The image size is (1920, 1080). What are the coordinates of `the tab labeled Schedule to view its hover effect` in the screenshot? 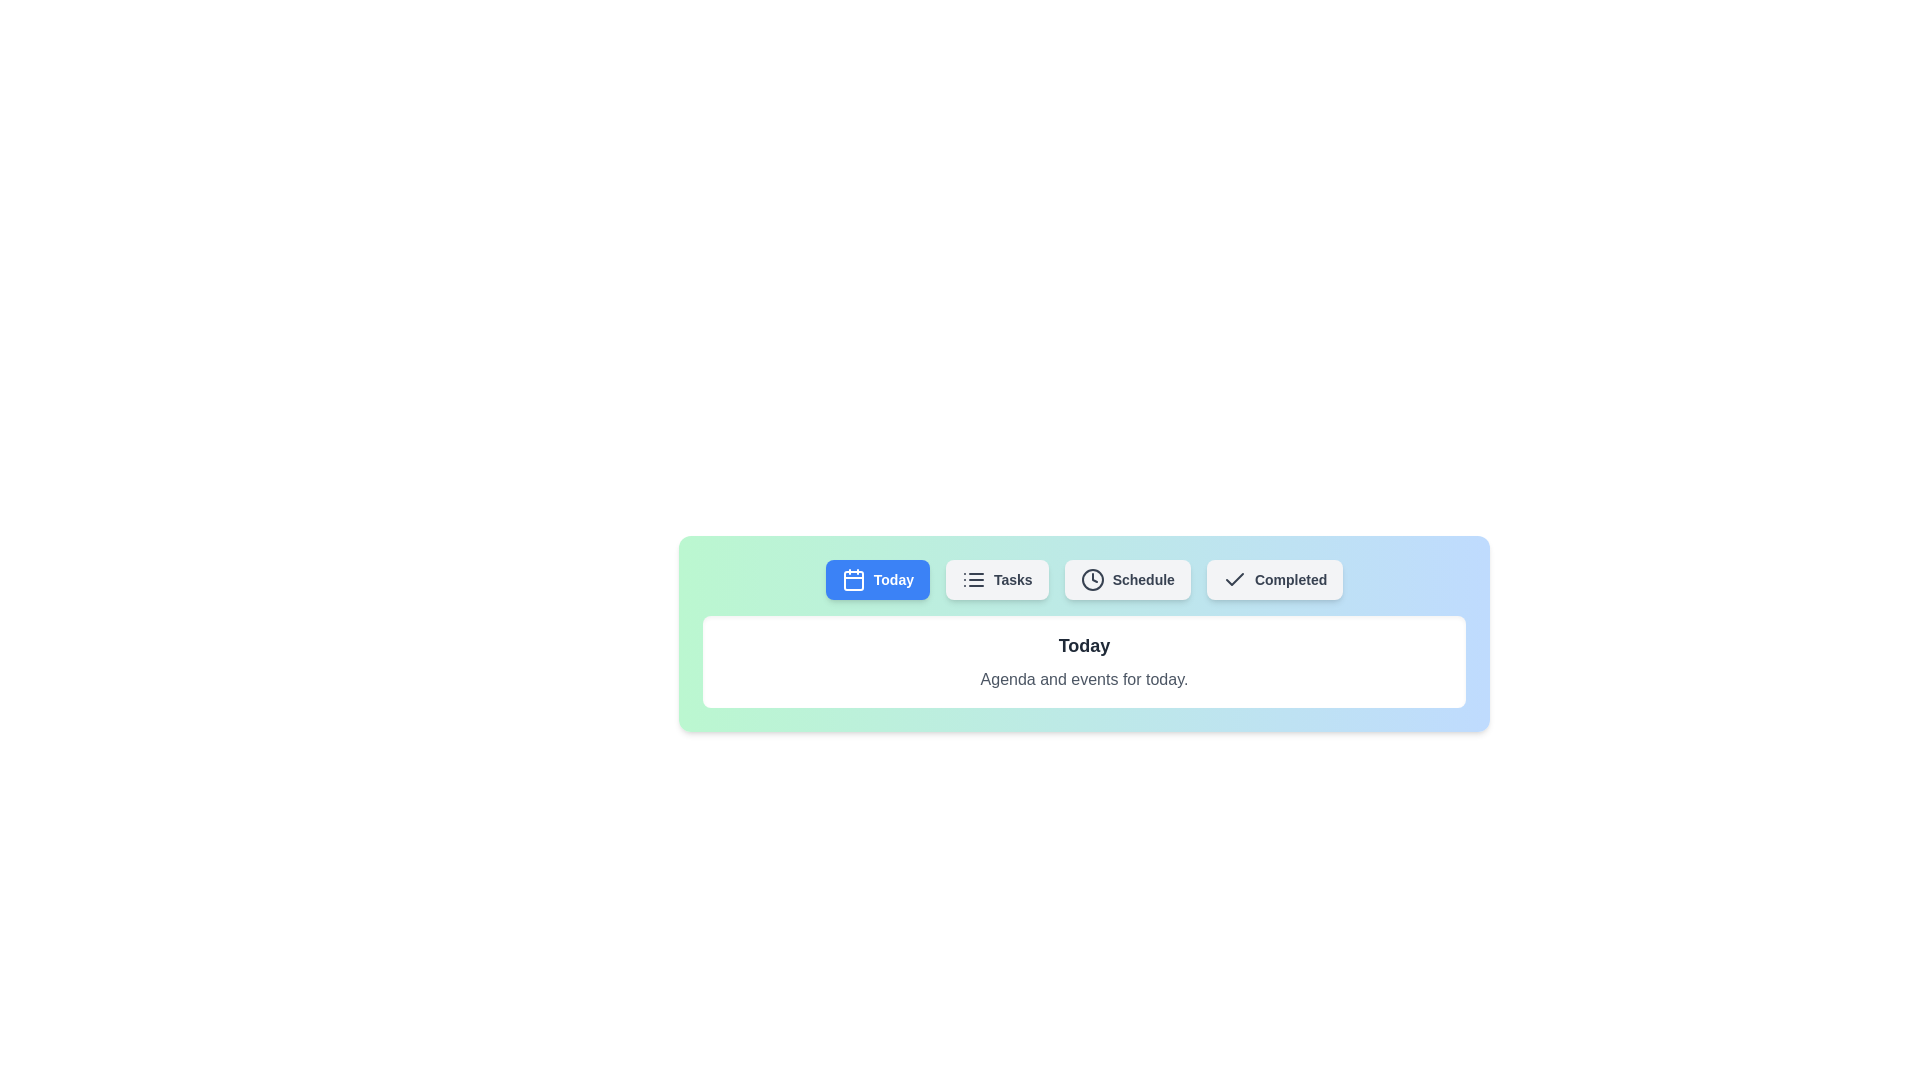 It's located at (1127, 579).